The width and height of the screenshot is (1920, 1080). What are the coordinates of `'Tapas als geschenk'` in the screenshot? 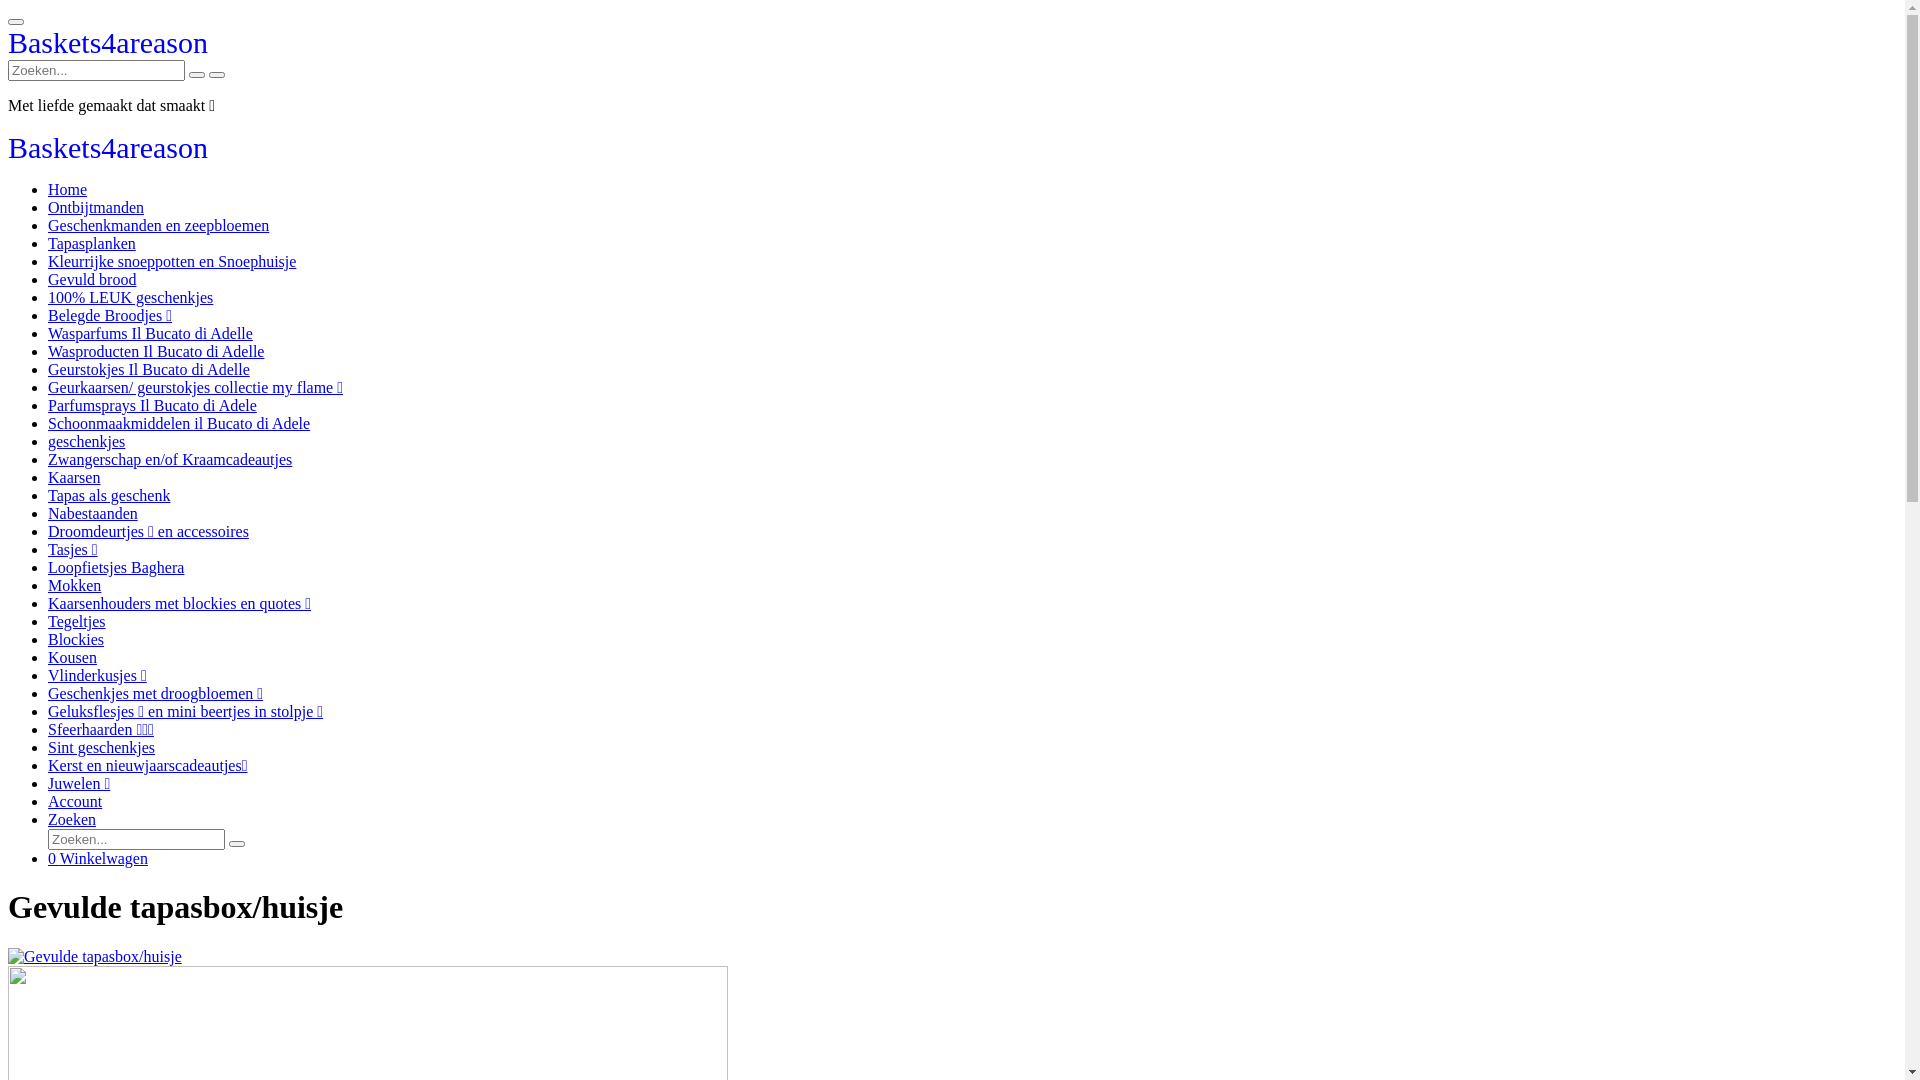 It's located at (48, 495).